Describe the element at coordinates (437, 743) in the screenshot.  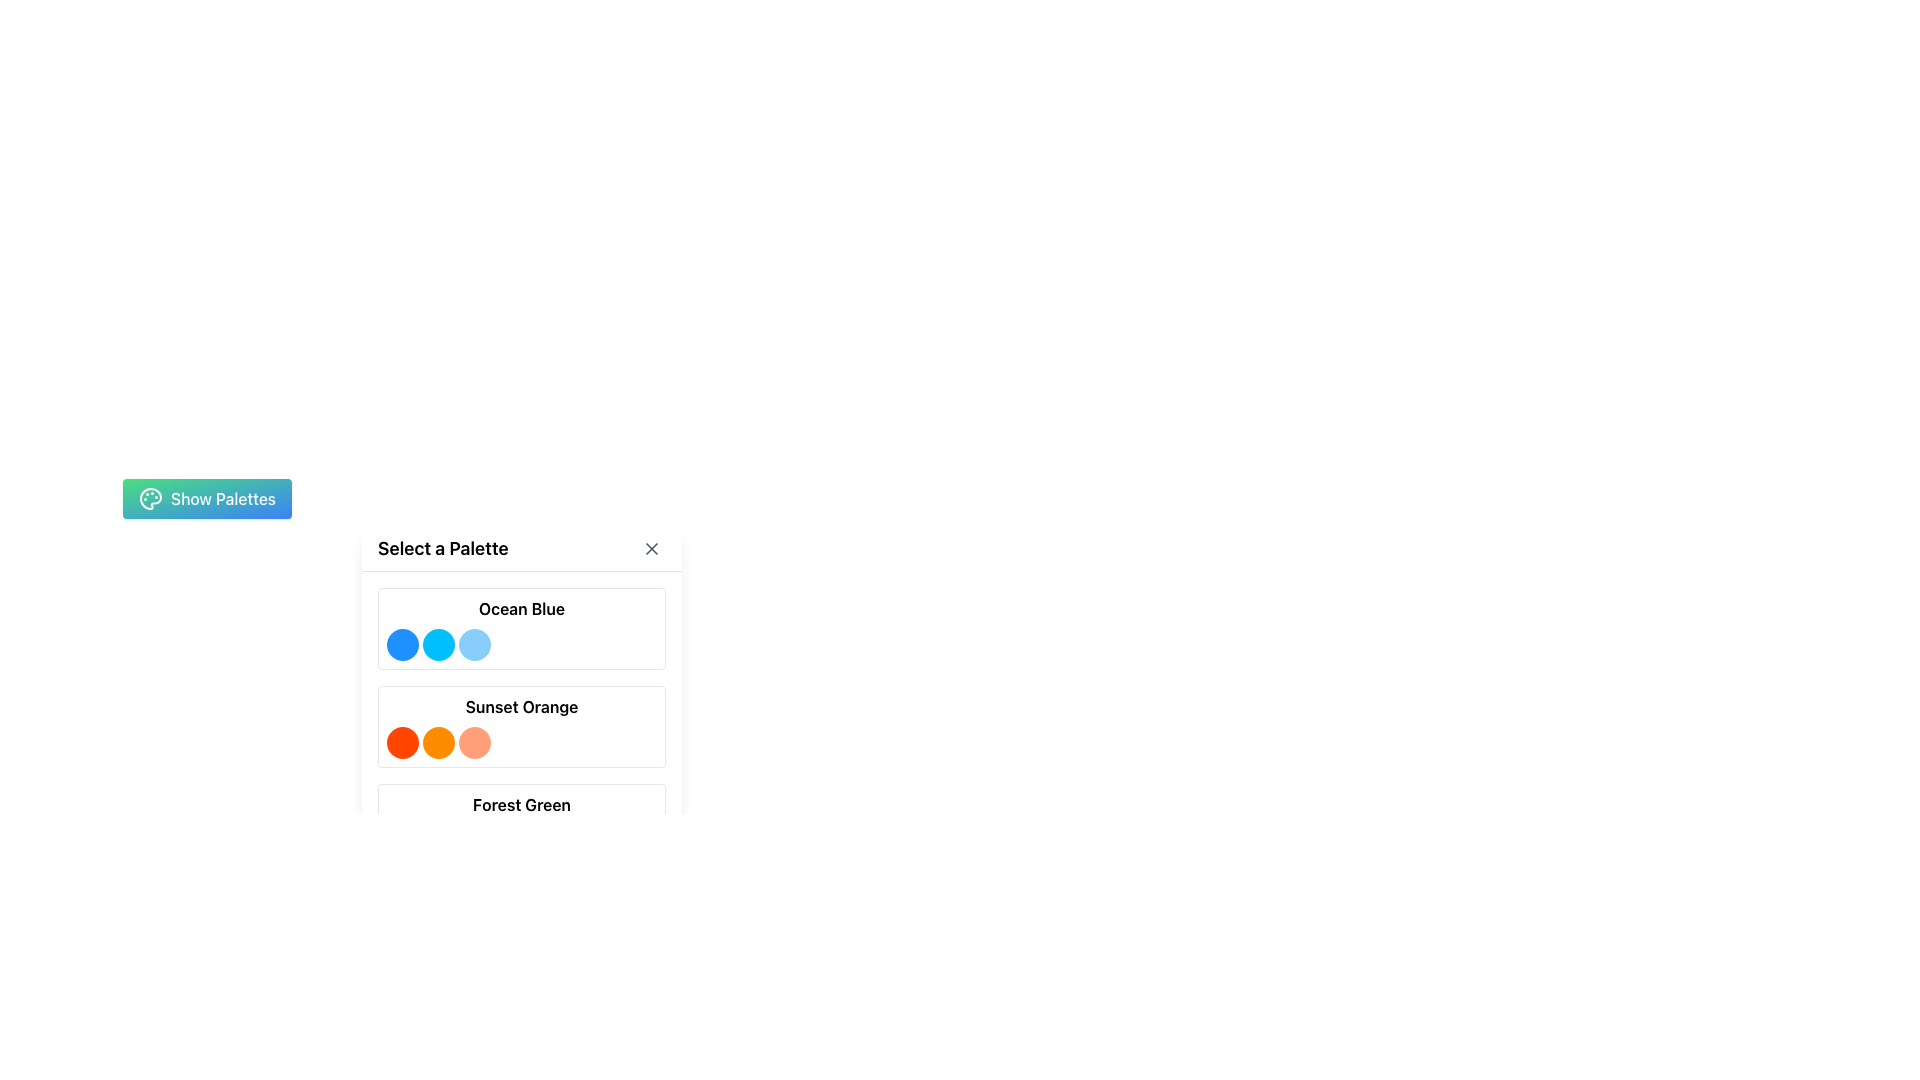
I see `the second circular Color palette button with an orange fill color in the 'Sunset Orange' palette group, located in the modal dialog box titled 'Select a Palette'` at that location.